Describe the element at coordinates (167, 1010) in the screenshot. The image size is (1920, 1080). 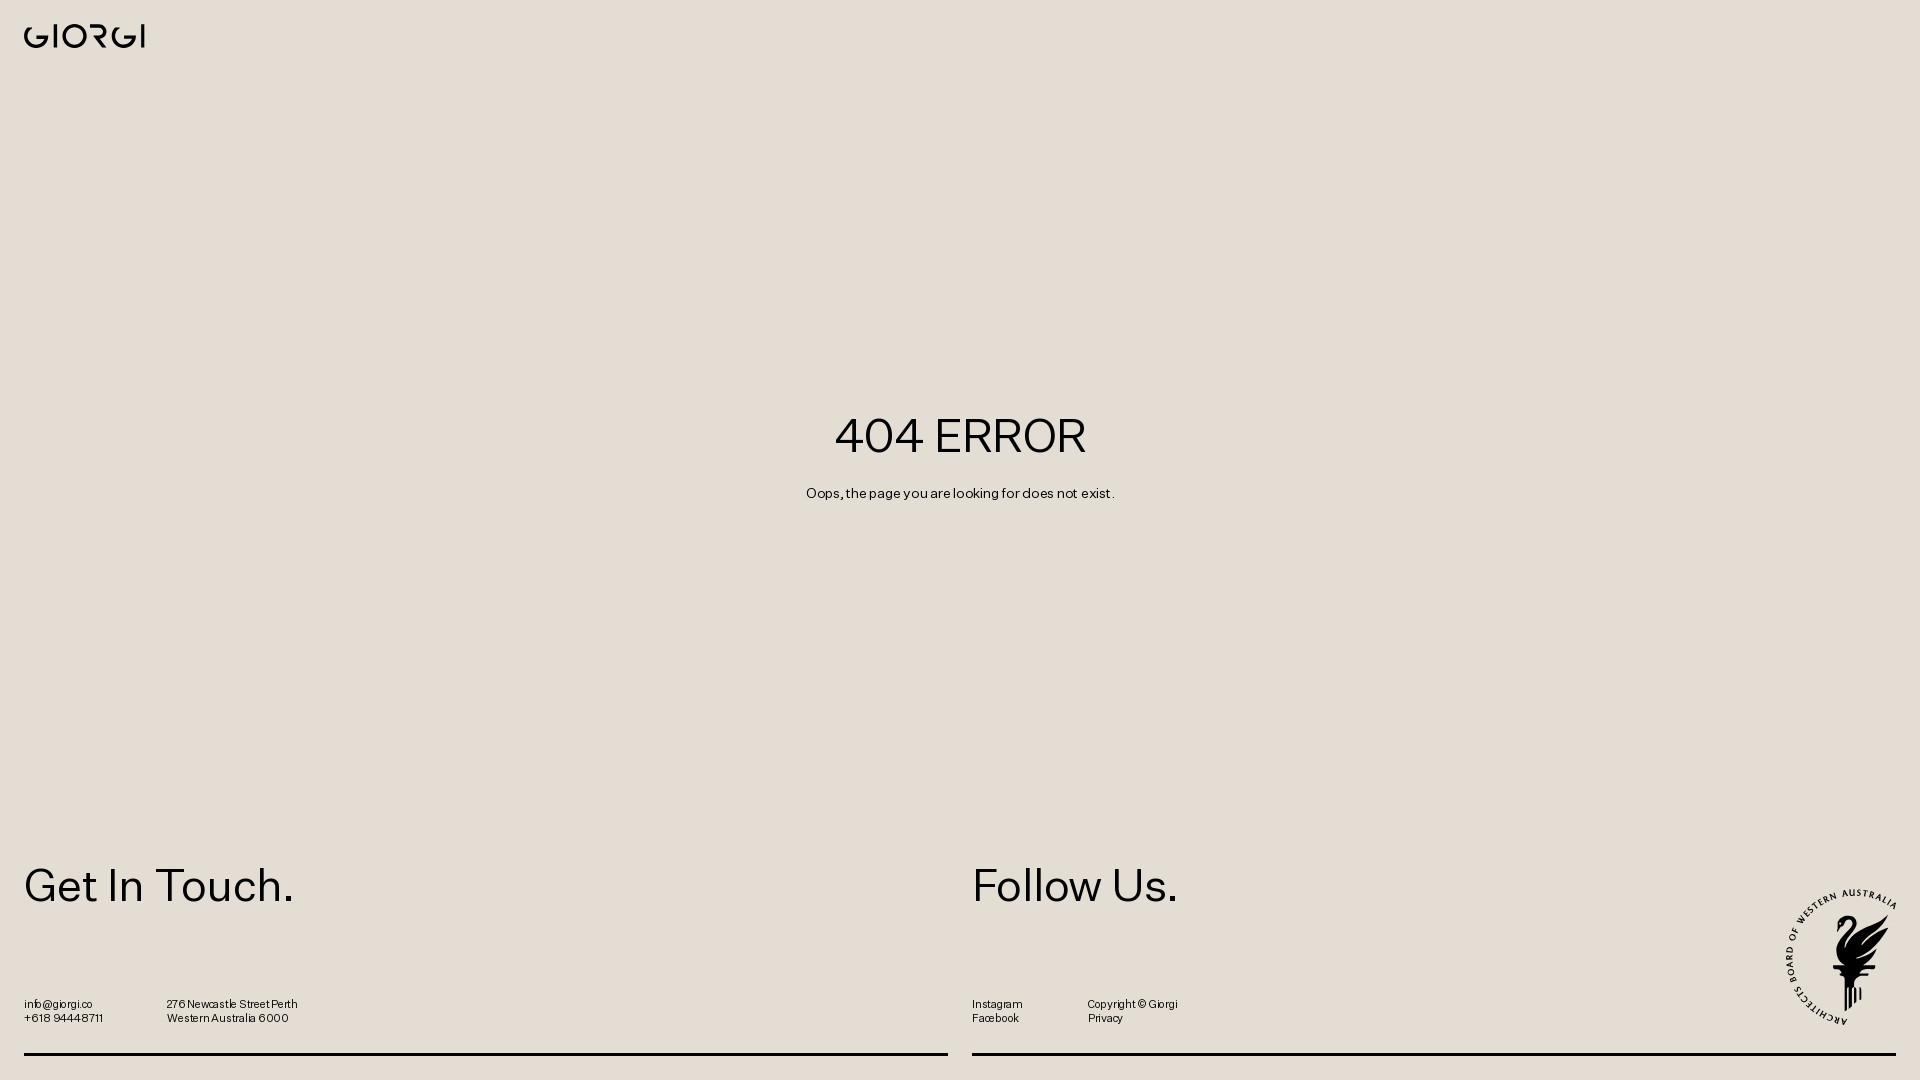
I see `'276 Newcastle Street Perth Western Australia 6000'` at that location.